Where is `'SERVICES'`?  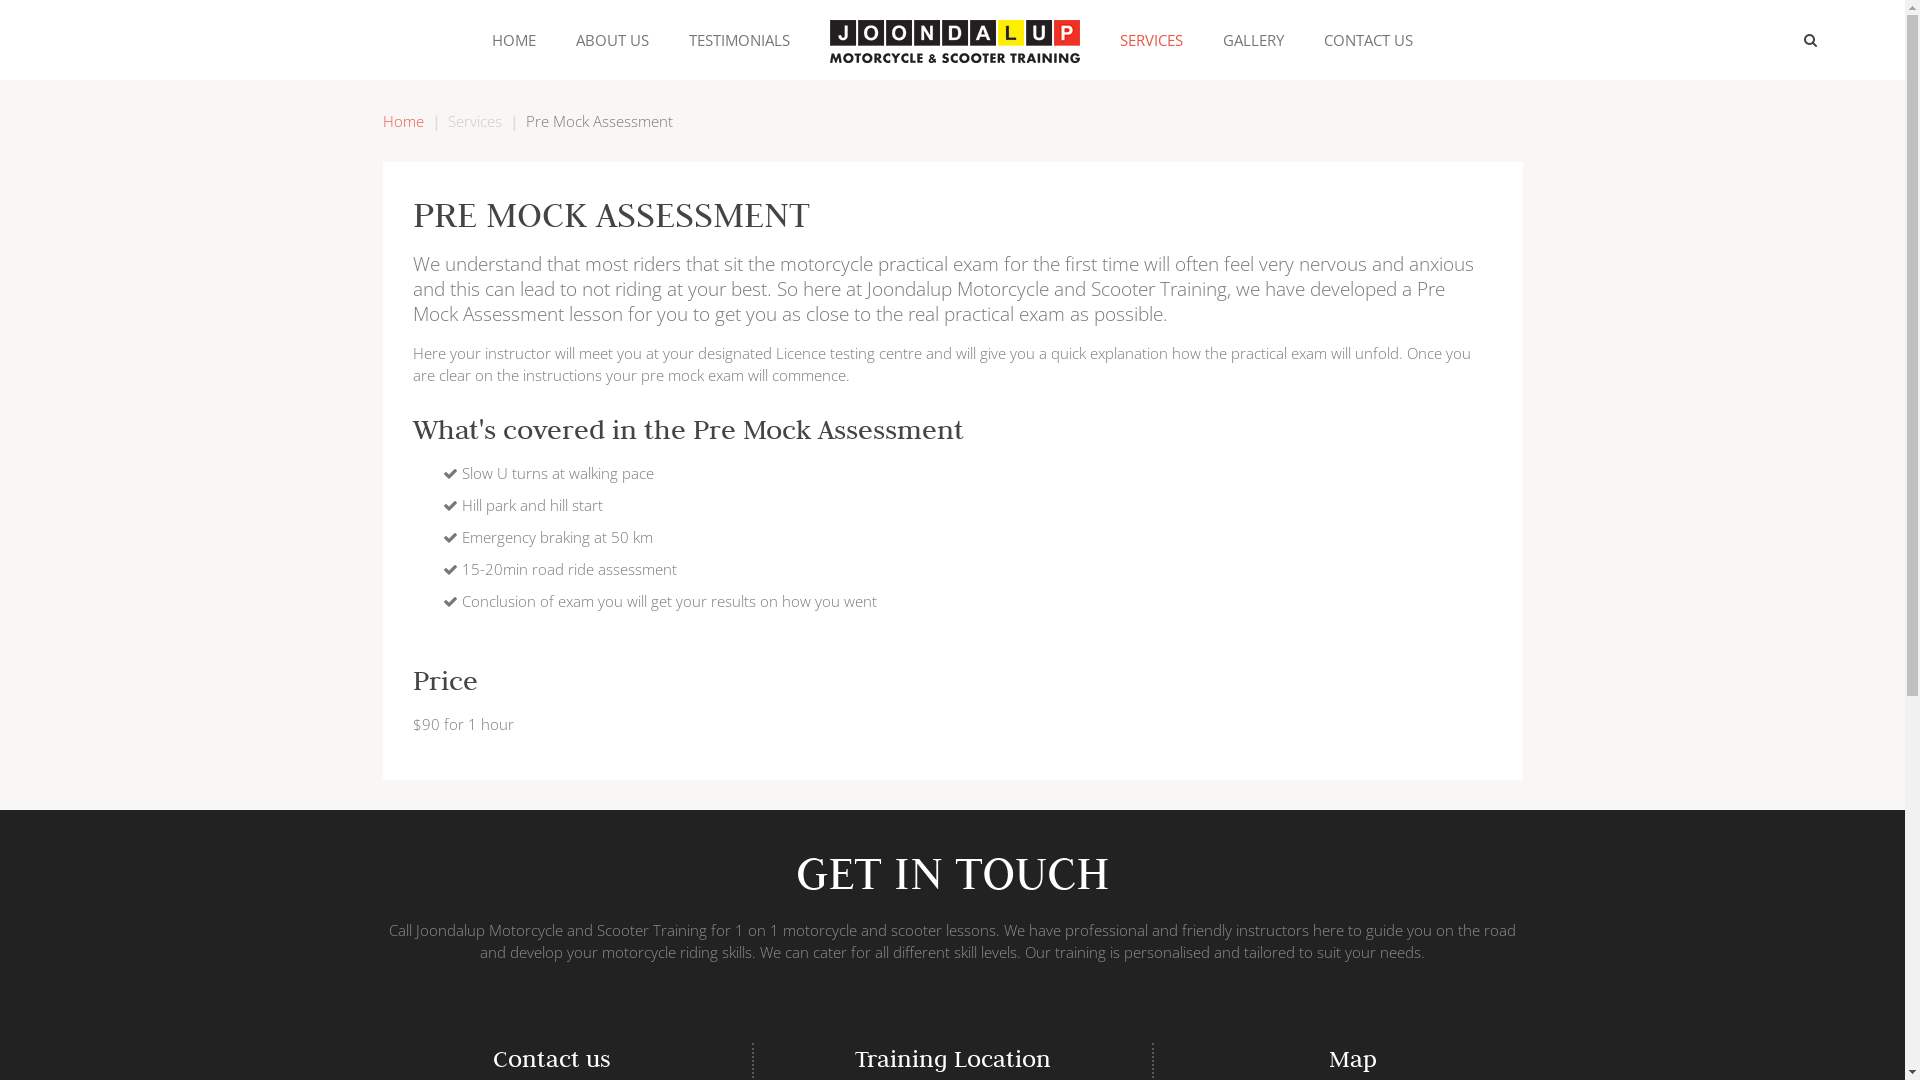 'SERVICES' is located at coordinates (1098, 39).